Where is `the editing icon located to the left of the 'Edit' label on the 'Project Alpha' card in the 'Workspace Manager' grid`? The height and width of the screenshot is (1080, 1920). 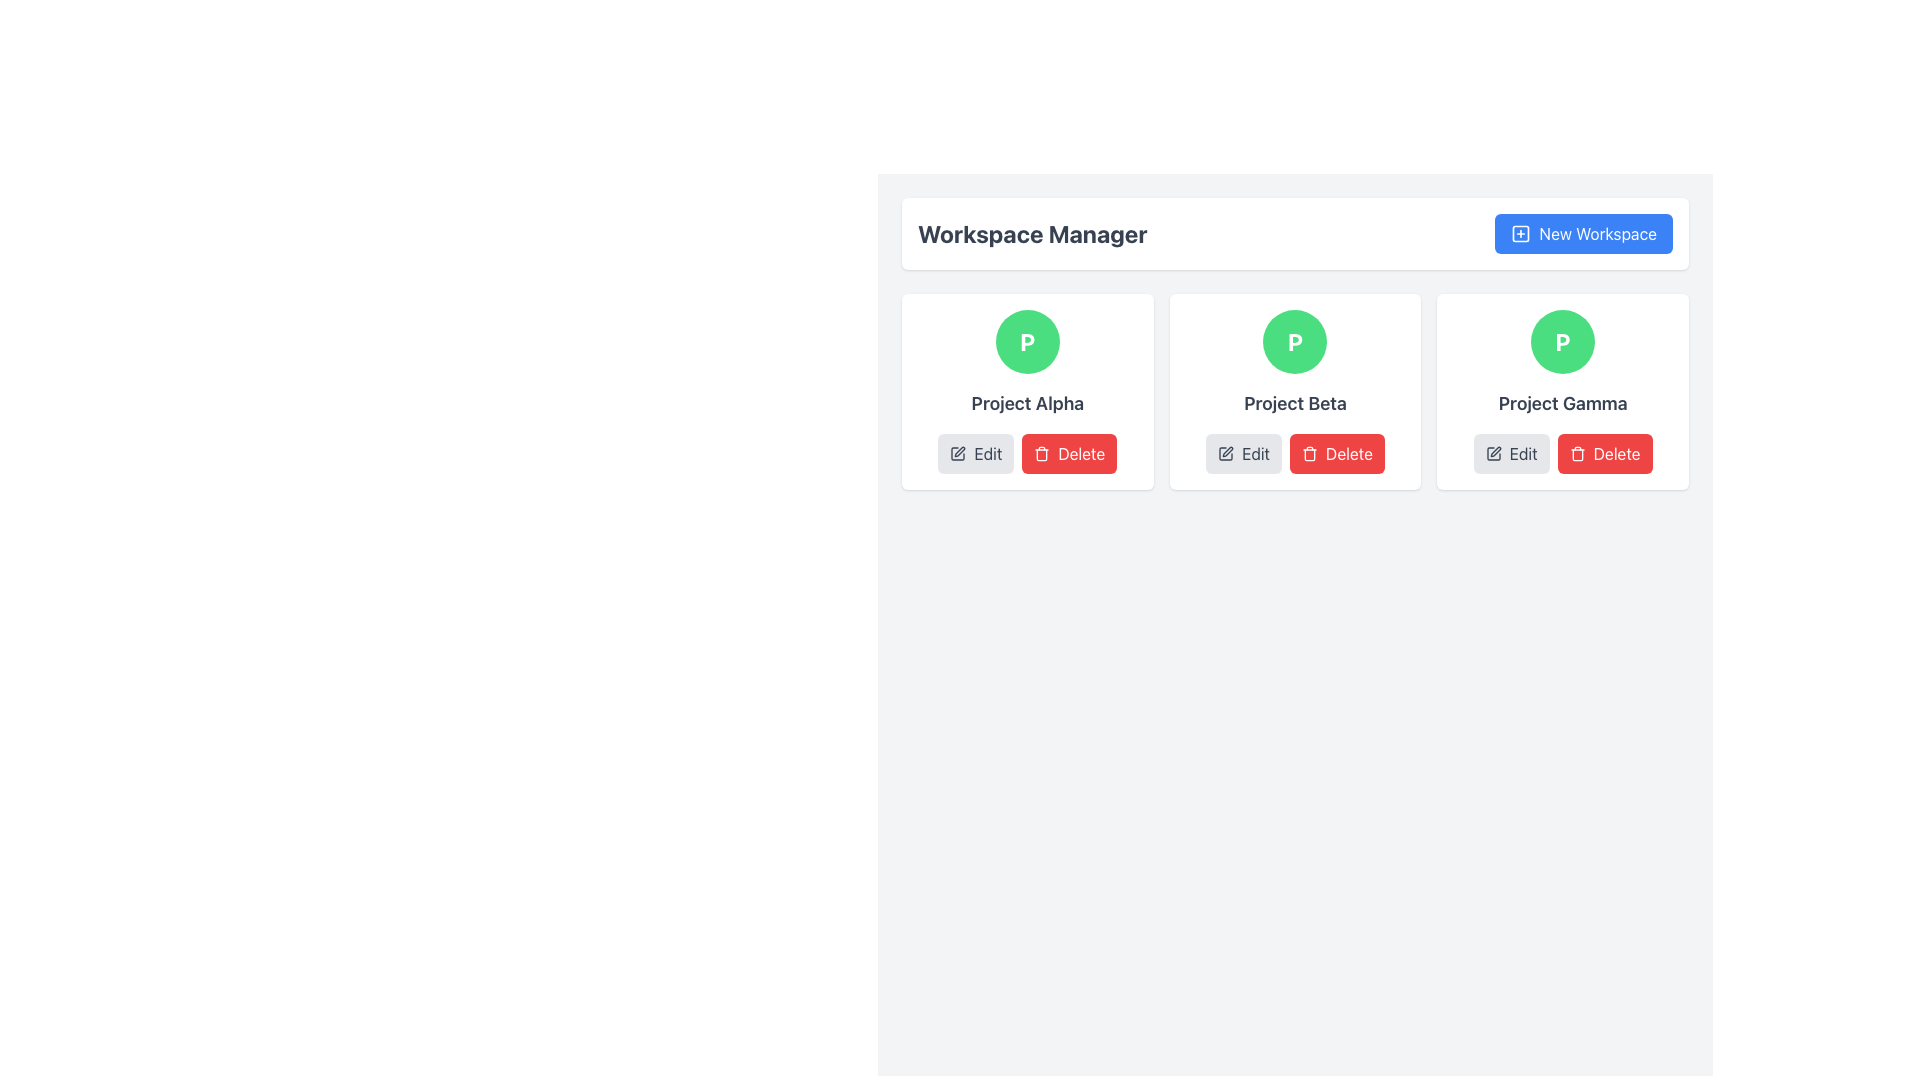
the editing icon located to the left of the 'Edit' label on the 'Project Alpha' card in the 'Workspace Manager' grid is located at coordinates (957, 454).